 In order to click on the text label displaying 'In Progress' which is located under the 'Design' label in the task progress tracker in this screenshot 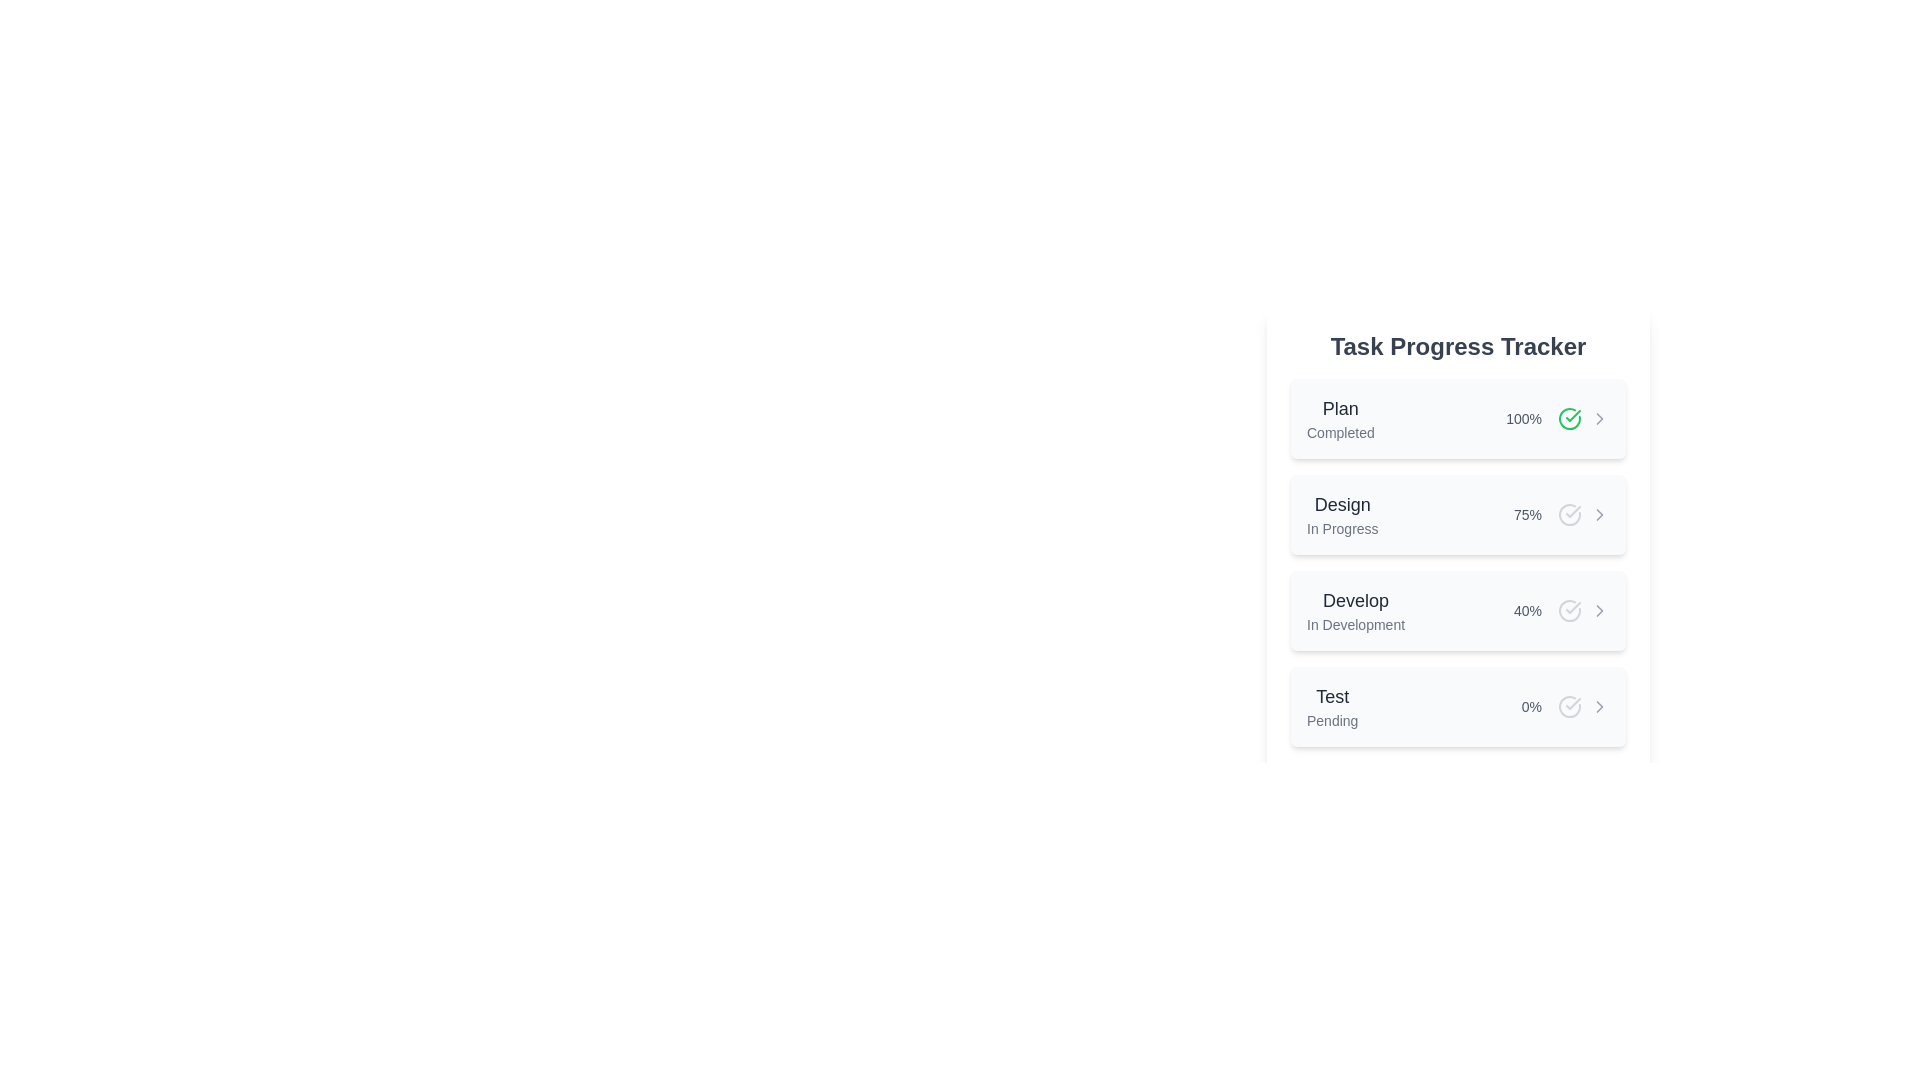, I will do `click(1342, 527)`.